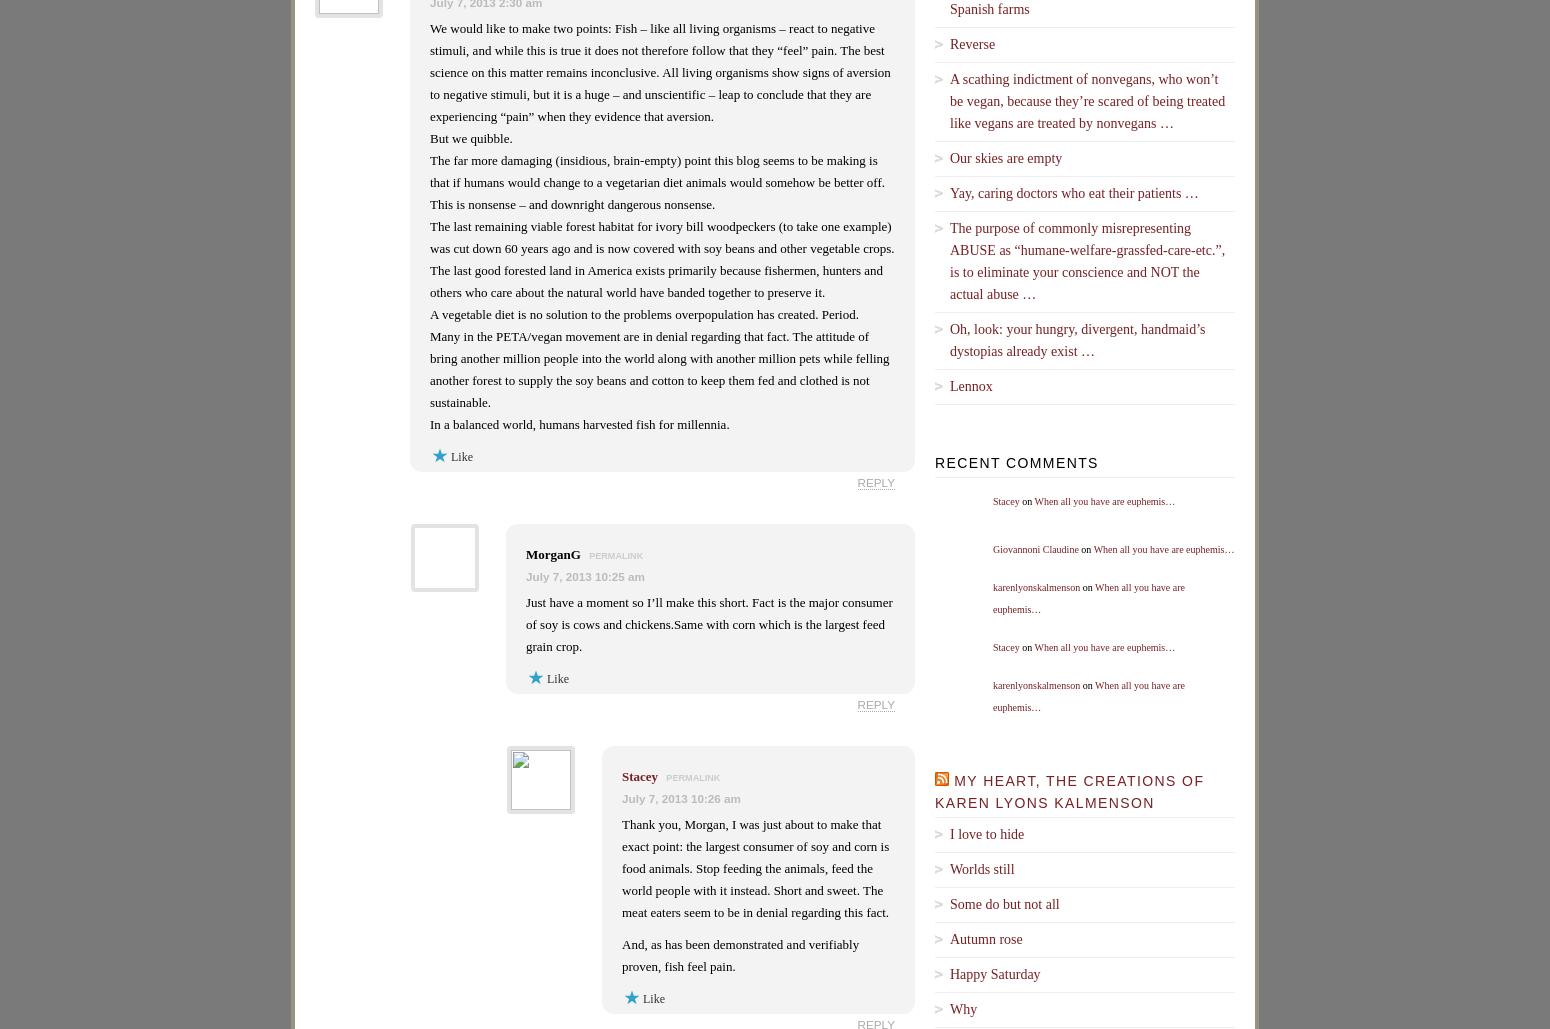 The width and height of the screenshot is (1550, 1029). Describe the element at coordinates (680, 798) in the screenshot. I see `'July 7, 2013 10:26 am'` at that location.